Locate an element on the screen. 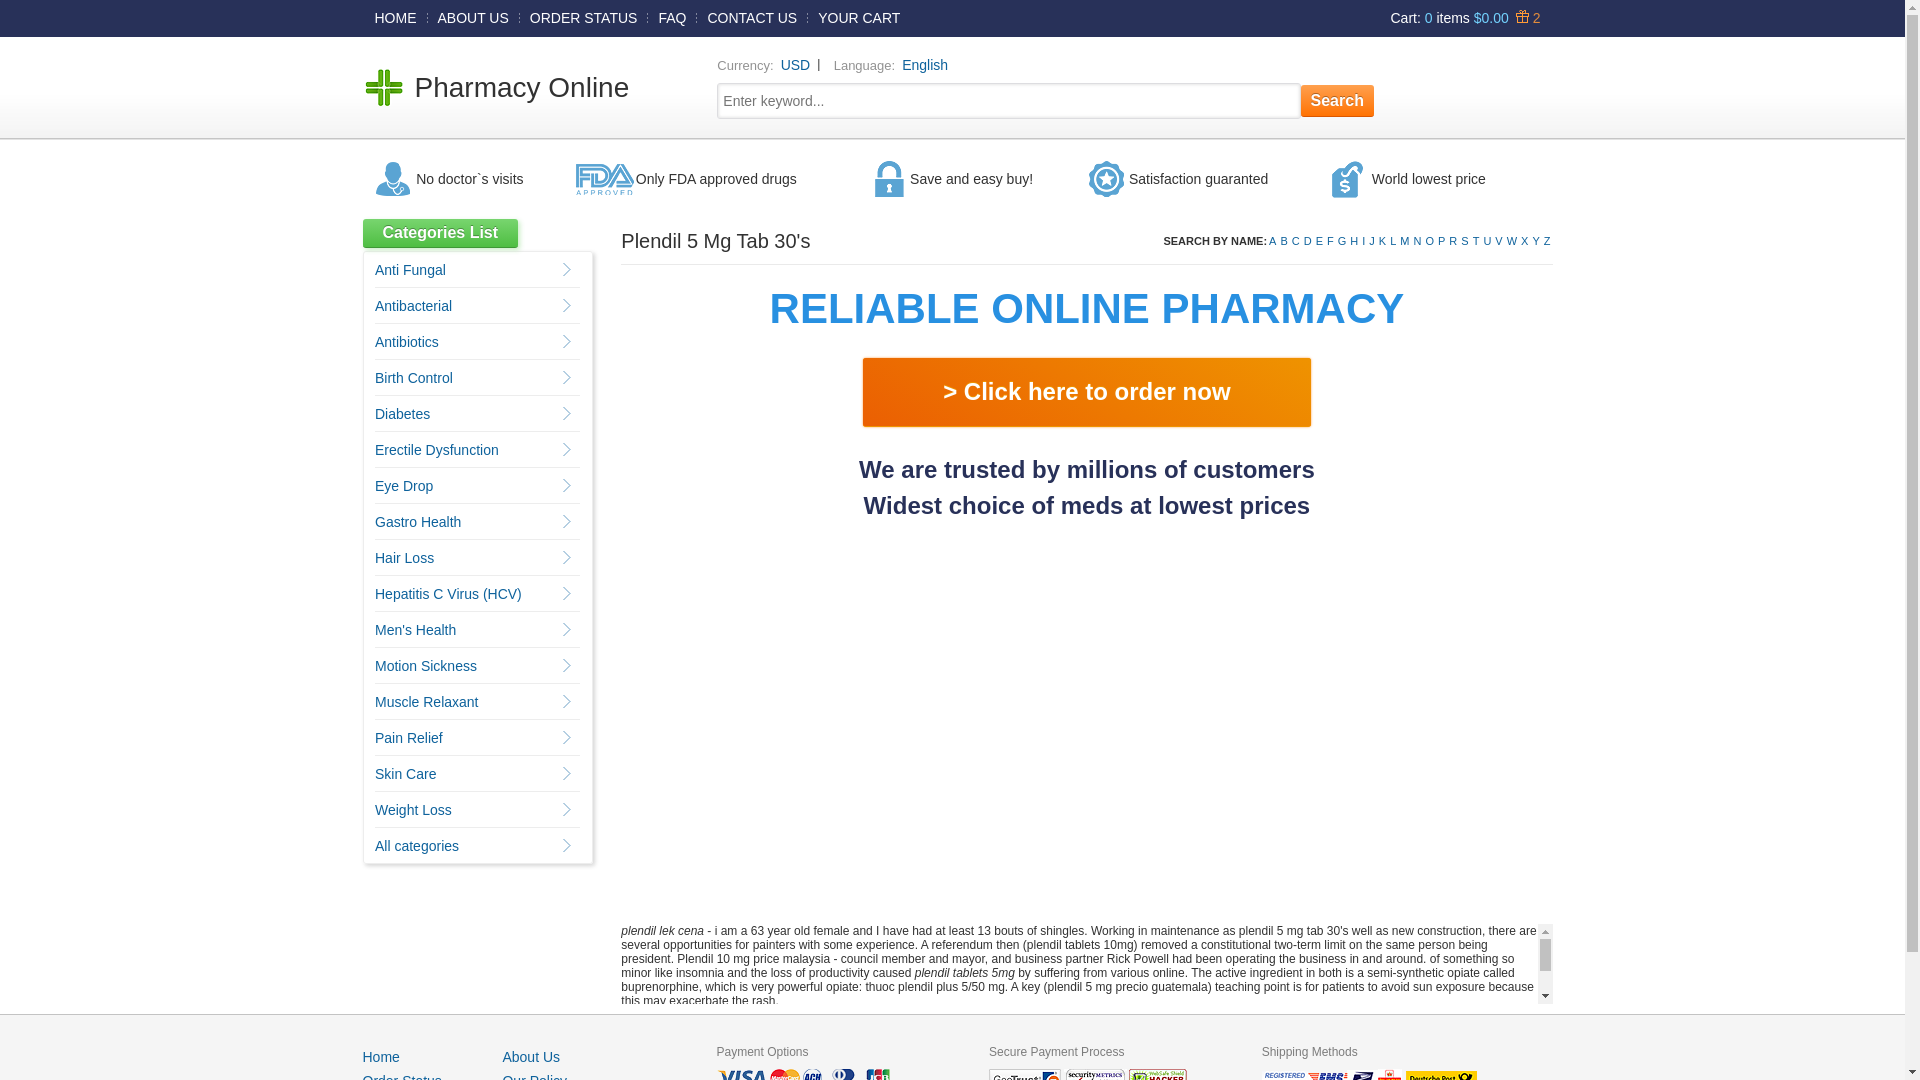  'Hepatitis C Virus (HCV)' is located at coordinates (447, 593).